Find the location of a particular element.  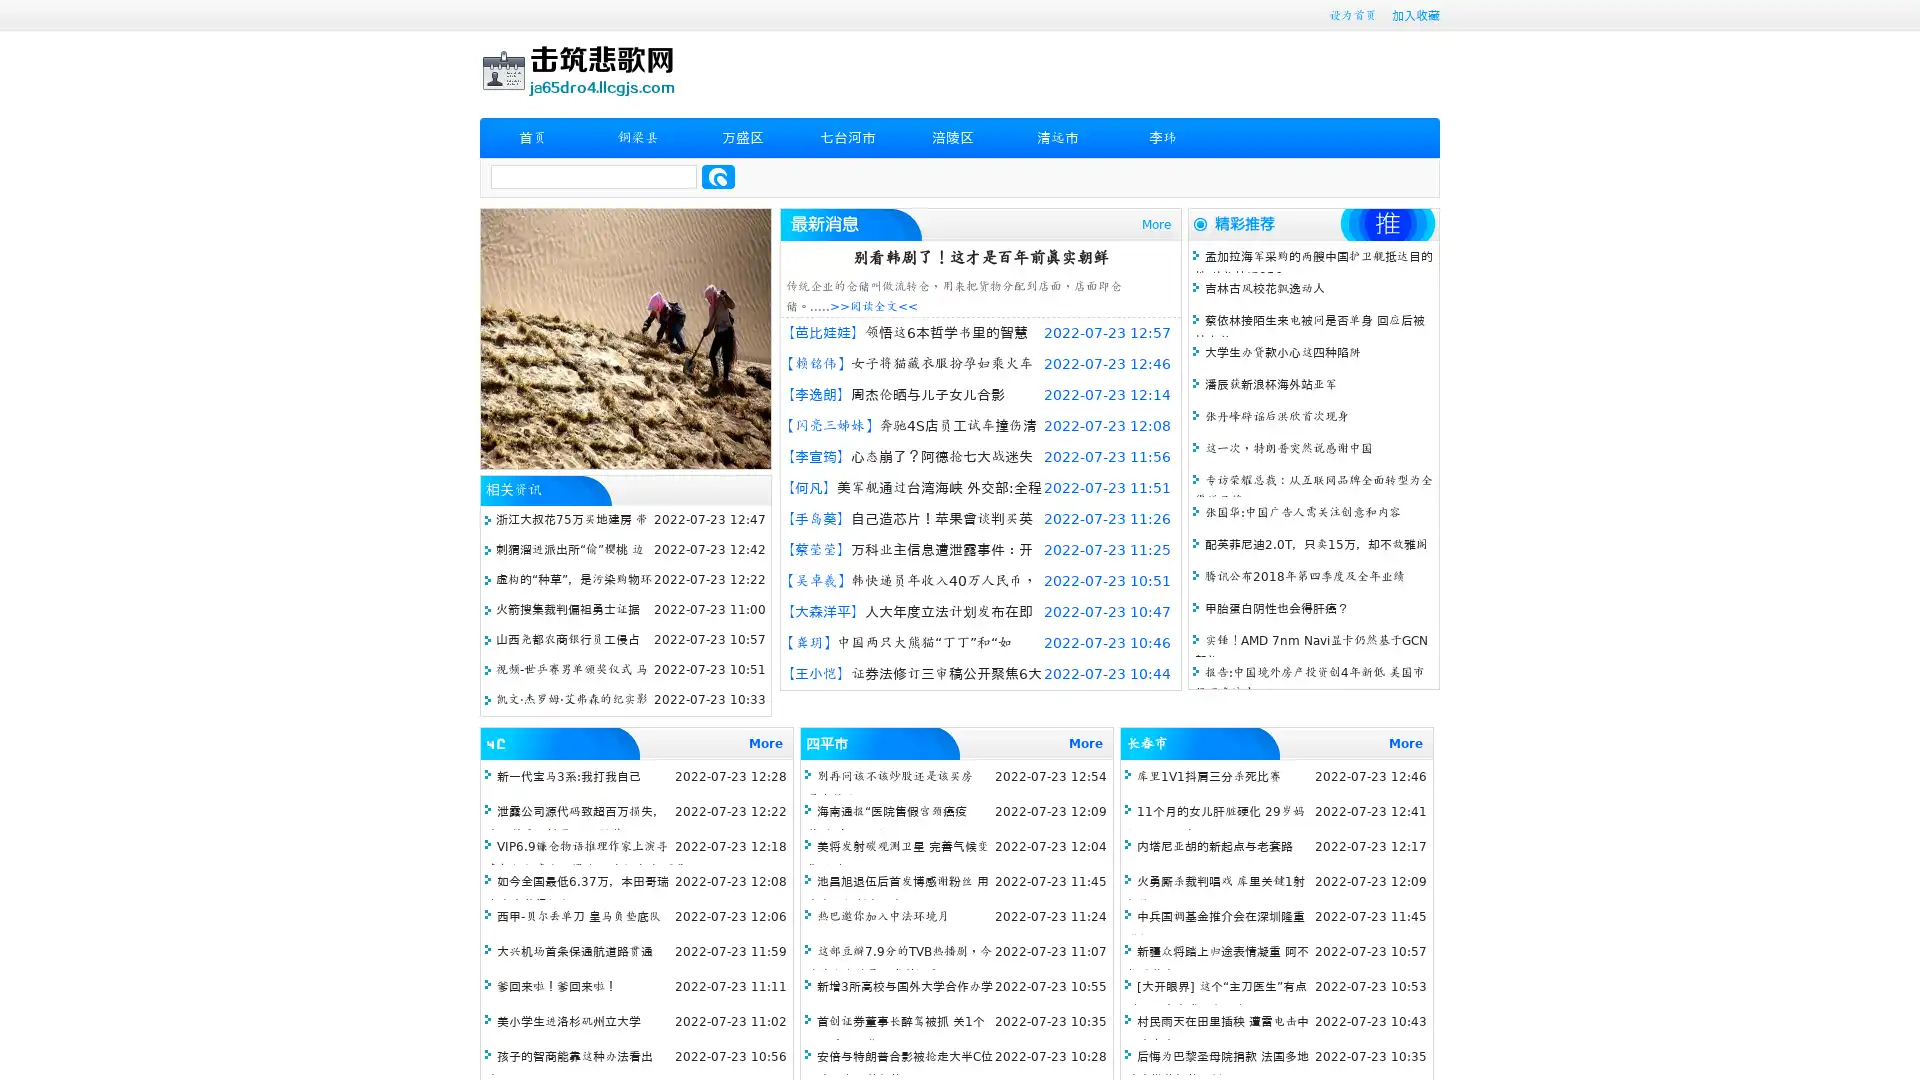

Search is located at coordinates (718, 176).